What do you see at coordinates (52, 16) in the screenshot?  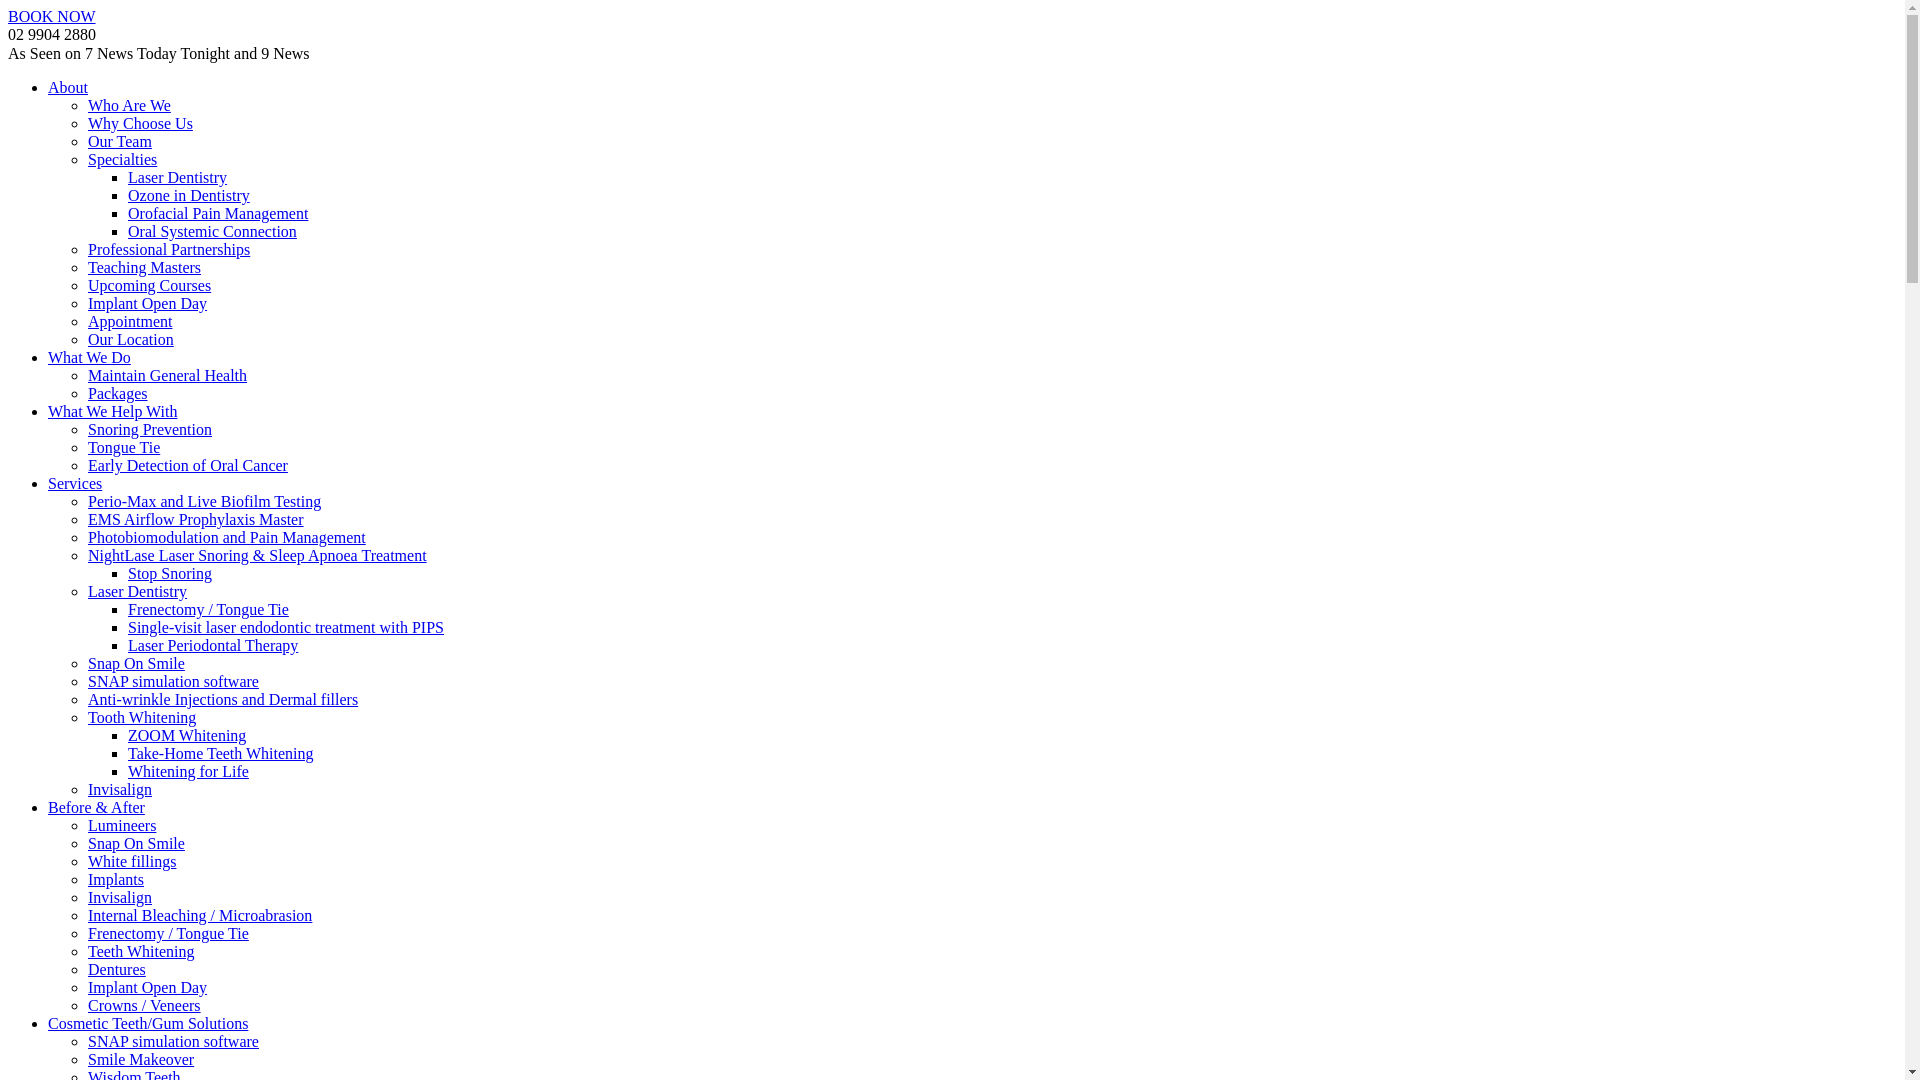 I see `'BOOK NOW'` at bounding box center [52, 16].